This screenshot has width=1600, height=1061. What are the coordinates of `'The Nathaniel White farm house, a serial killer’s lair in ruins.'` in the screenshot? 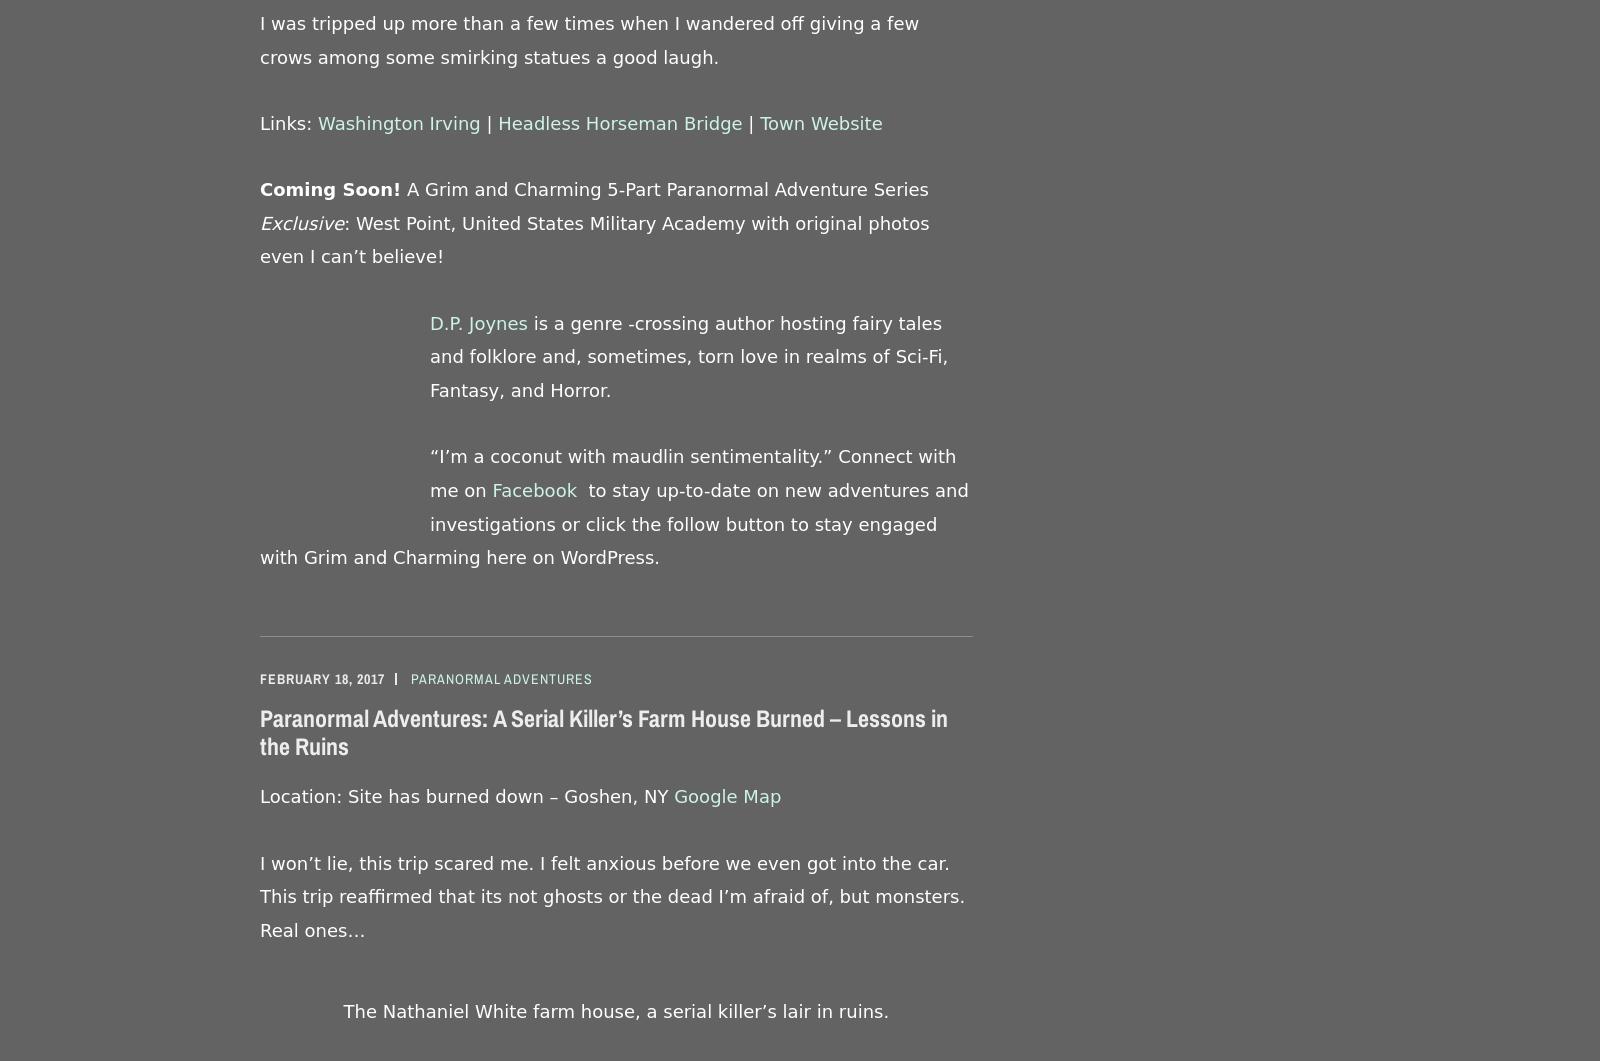 It's located at (616, 1009).